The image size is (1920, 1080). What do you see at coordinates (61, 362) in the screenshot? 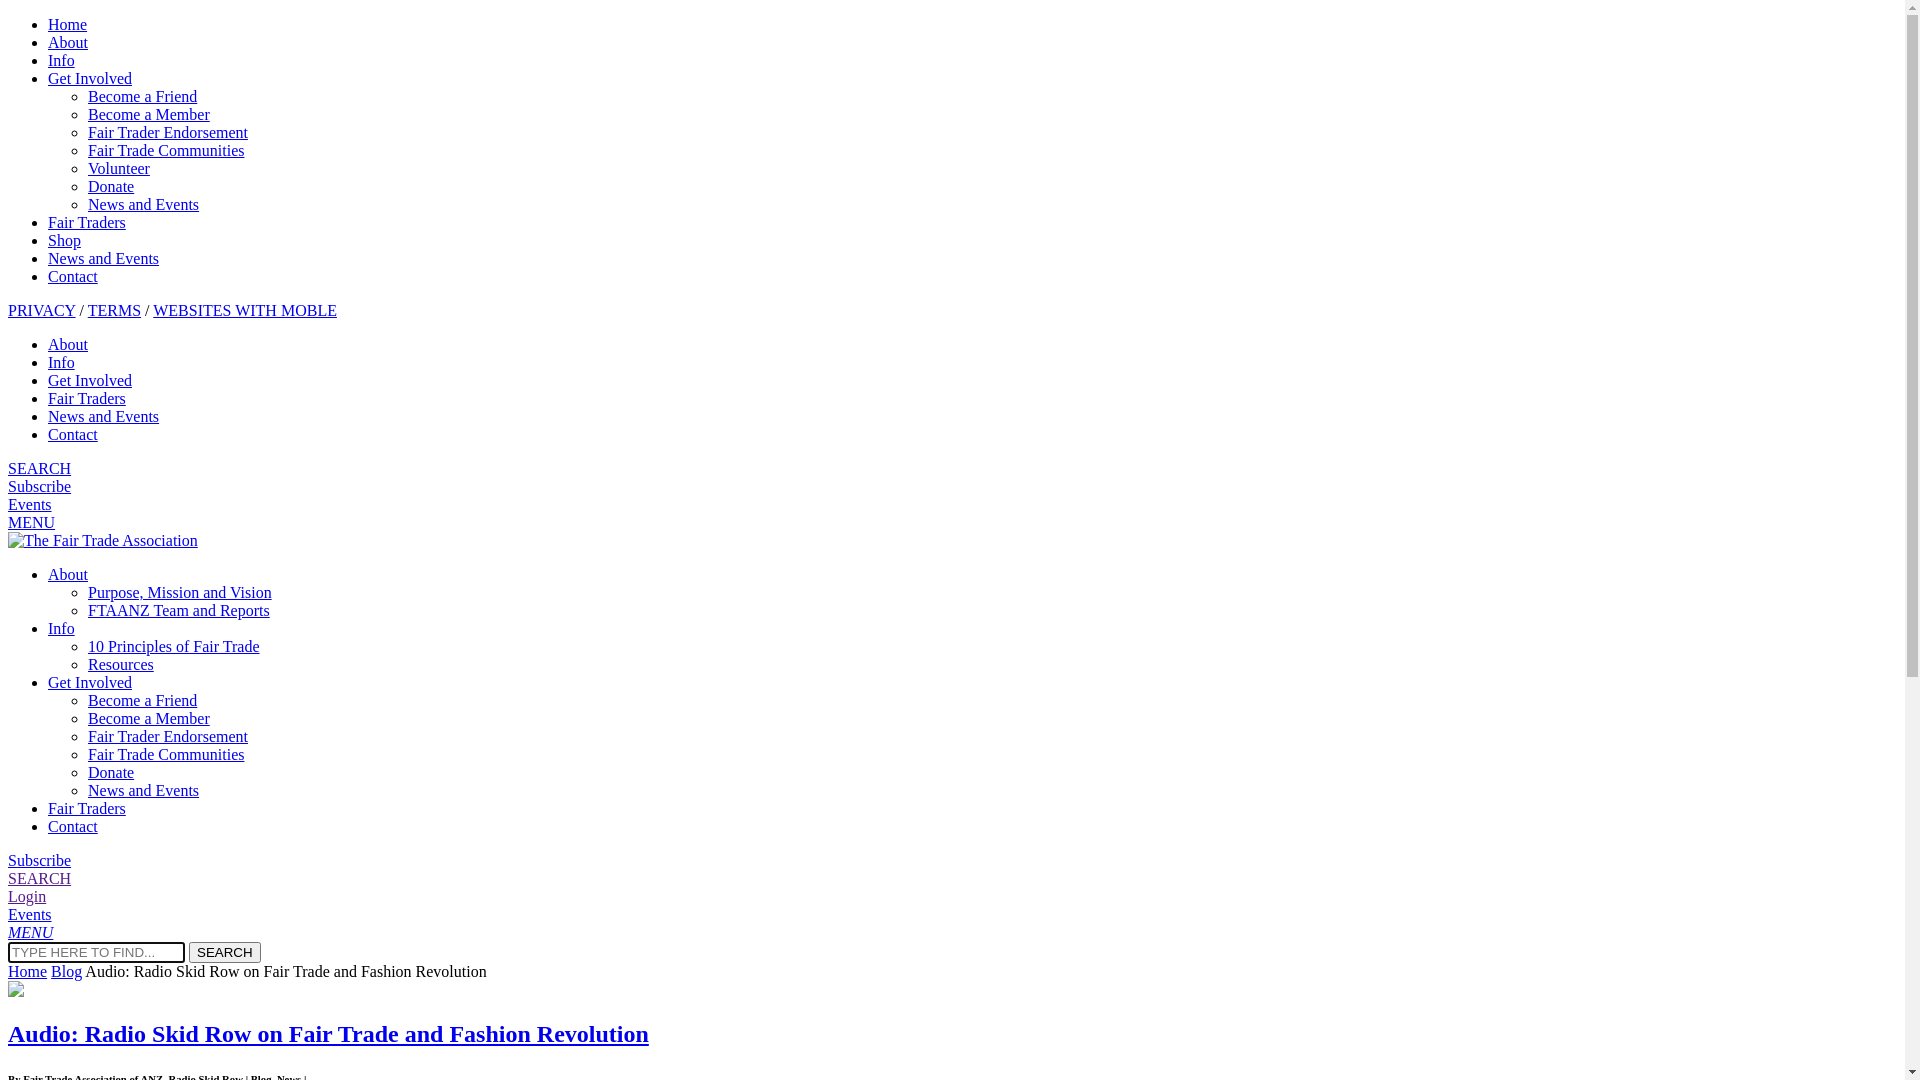
I see `'Info'` at bounding box center [61, 362].